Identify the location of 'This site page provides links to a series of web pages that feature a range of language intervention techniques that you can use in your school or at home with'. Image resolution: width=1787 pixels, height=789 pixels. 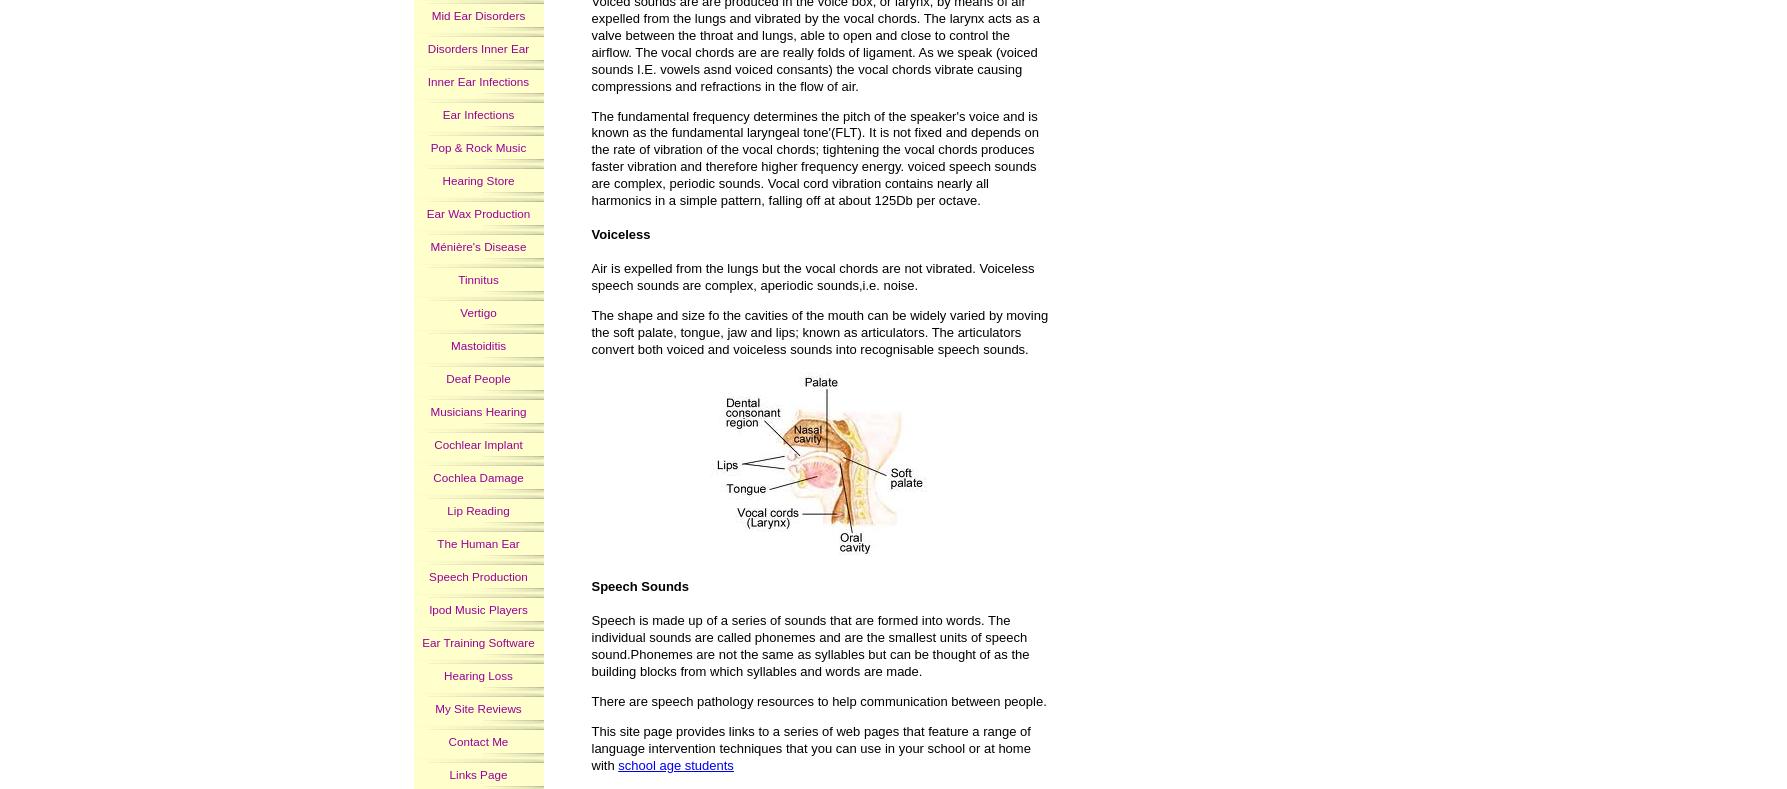
(810, 747).